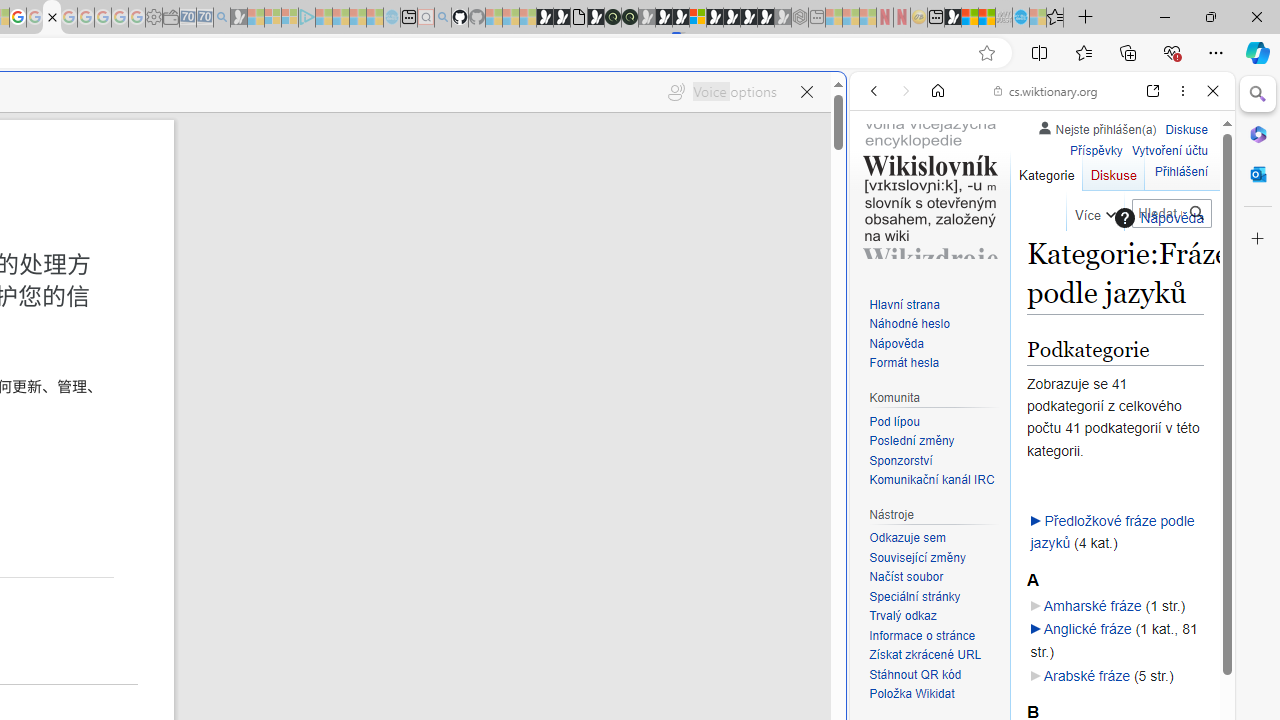  Describe the element at coordinates (905, 91) in the screenshot. I see `'Forward'` at that location.